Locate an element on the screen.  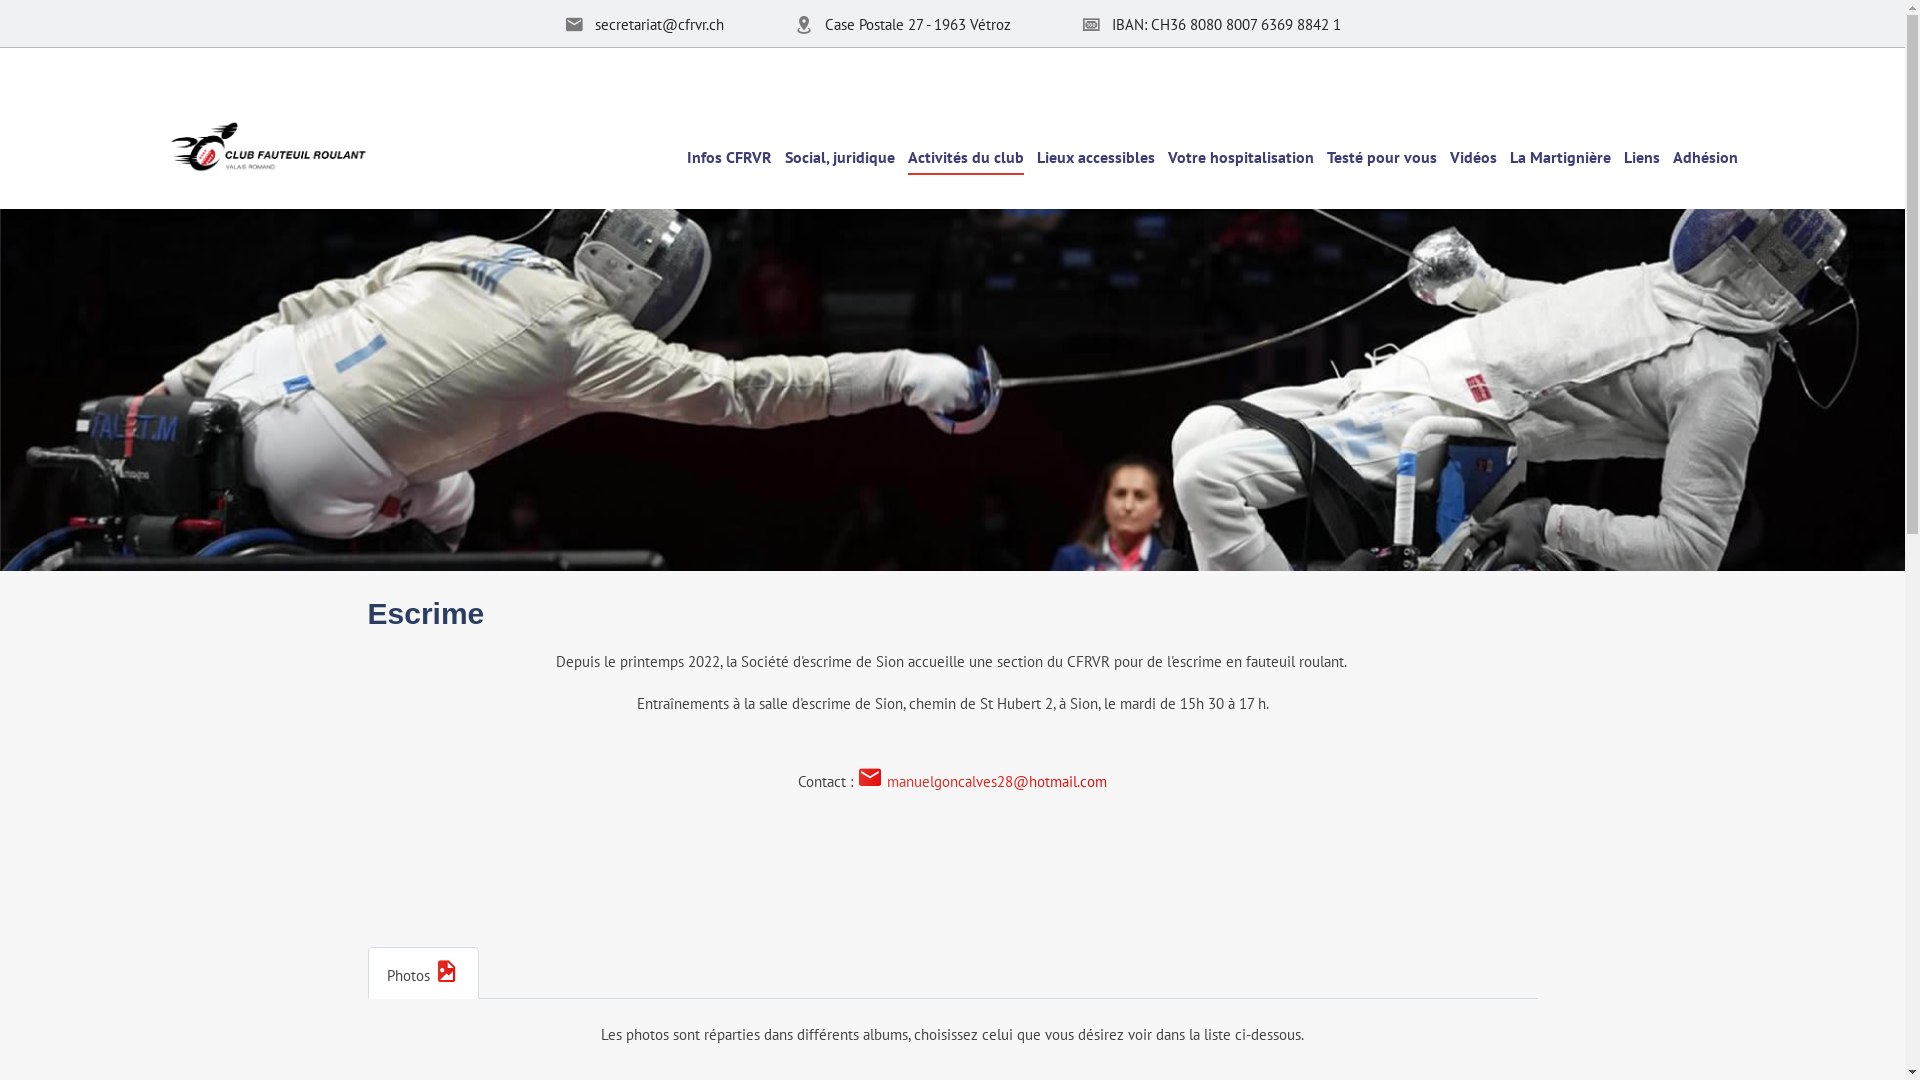
'Social, juridique' is located at coordinates (839, 154).